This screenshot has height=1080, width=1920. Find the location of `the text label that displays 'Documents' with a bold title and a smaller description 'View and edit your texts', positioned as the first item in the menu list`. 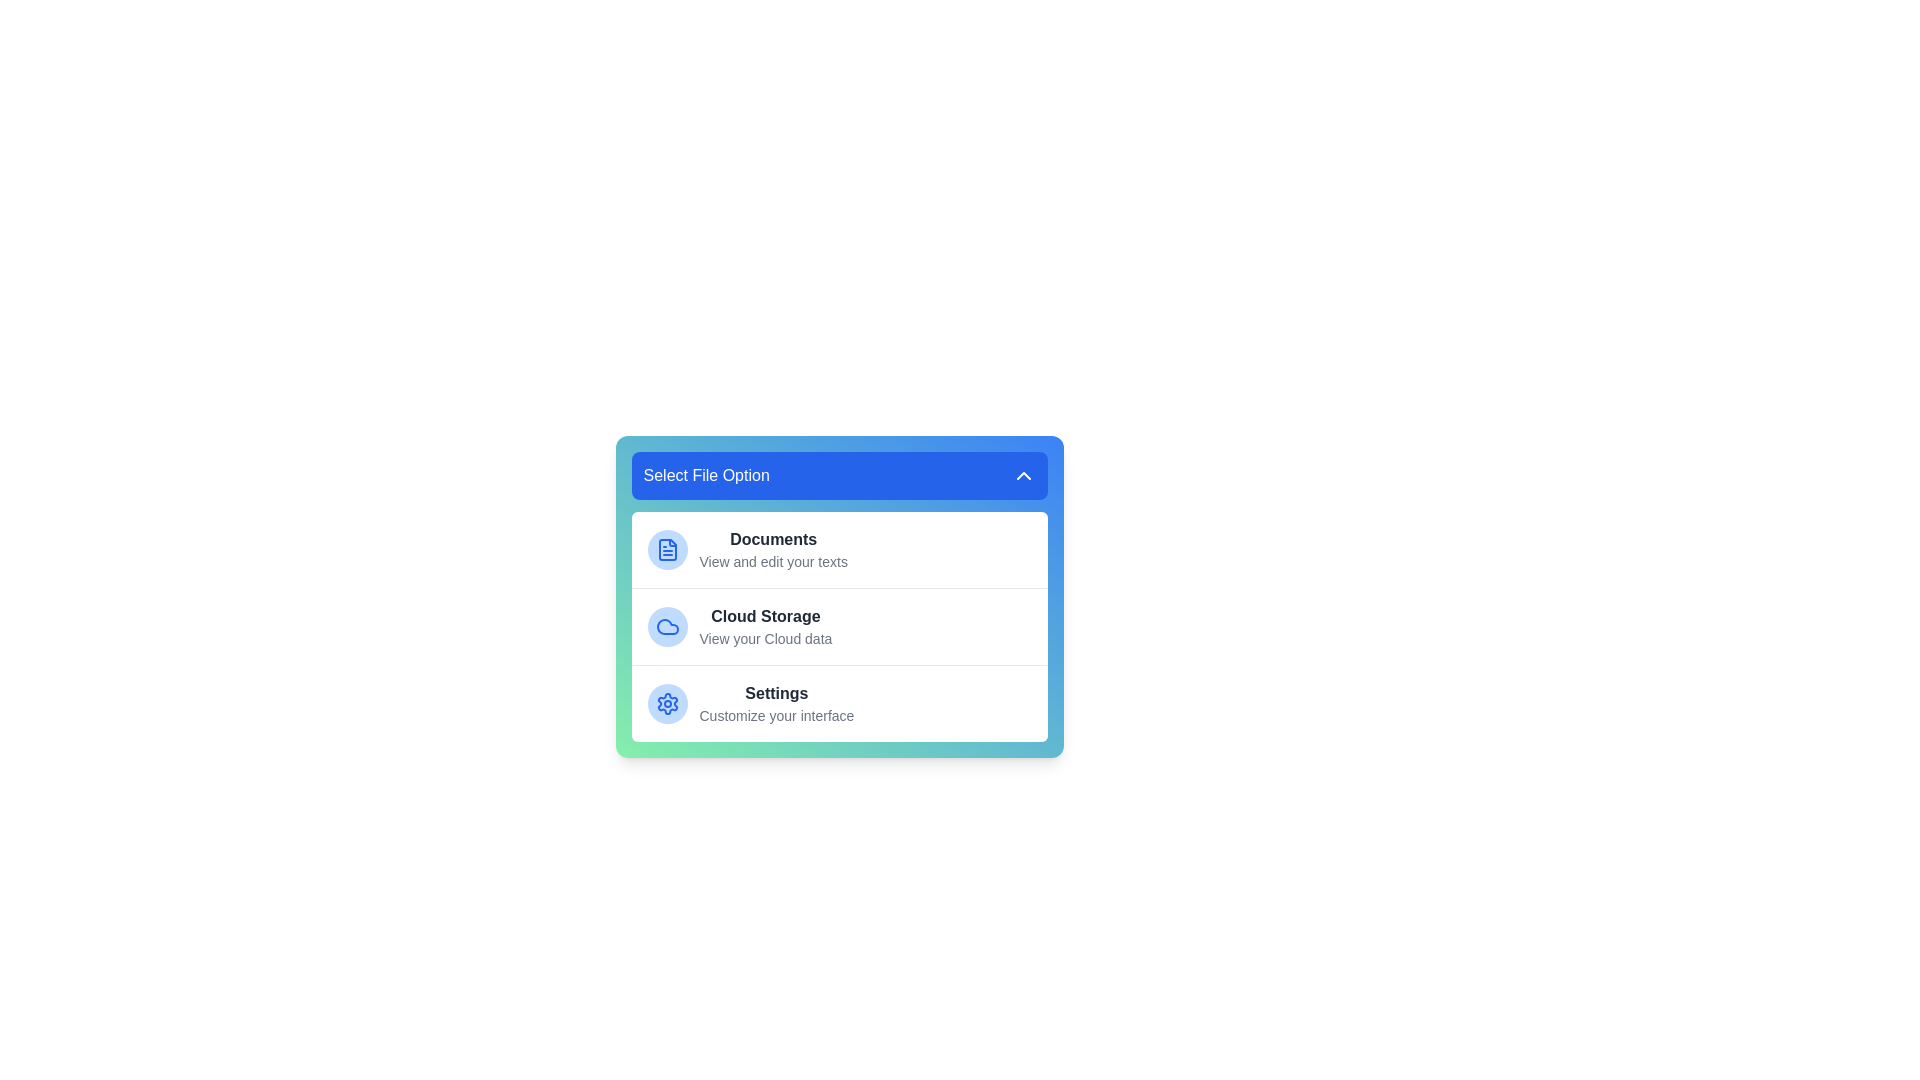

the text label that displays 'Documents' with a bold title and a smaller description 'View and edit your texts', positioned as the first item in the menu list is located at coordinates (772, 550).